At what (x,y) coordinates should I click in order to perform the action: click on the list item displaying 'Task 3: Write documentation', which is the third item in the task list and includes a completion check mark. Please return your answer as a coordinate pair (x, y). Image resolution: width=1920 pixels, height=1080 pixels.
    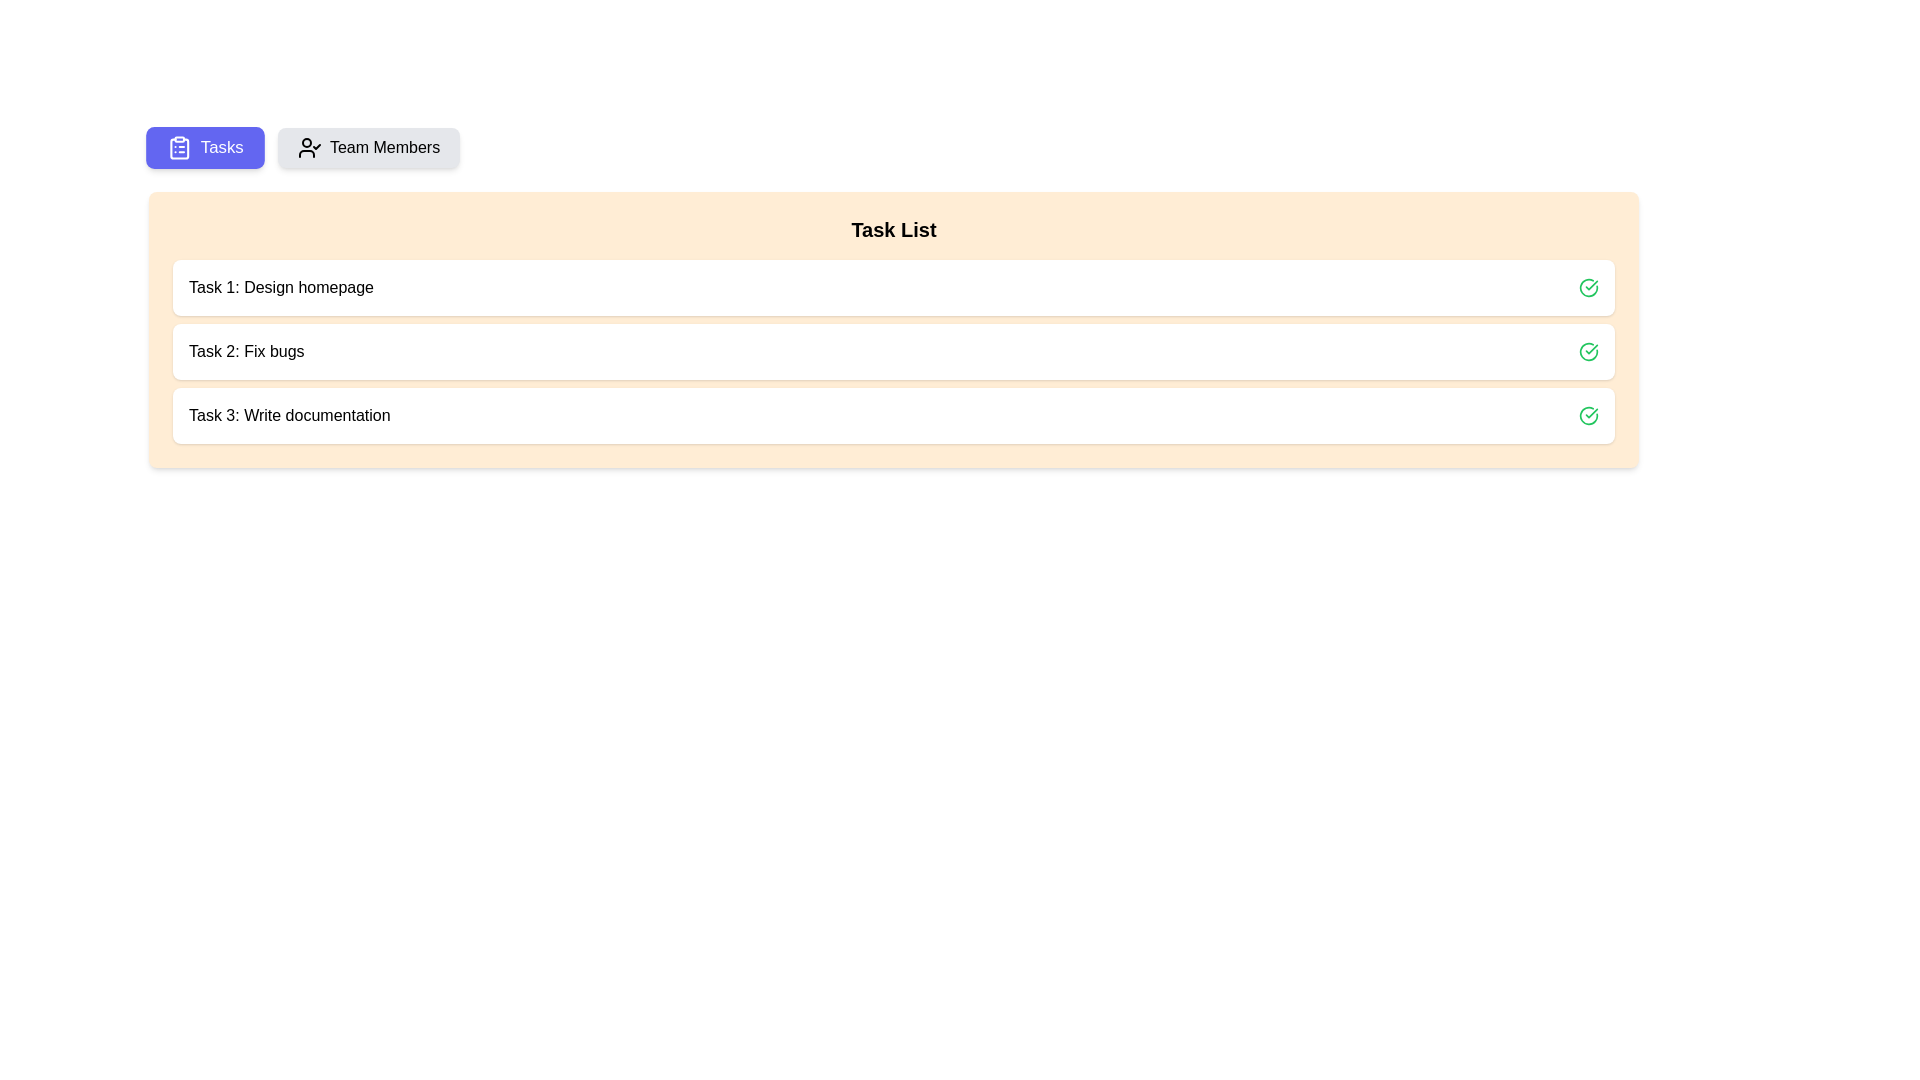
    Looking at the image, I should click on (892, 415).